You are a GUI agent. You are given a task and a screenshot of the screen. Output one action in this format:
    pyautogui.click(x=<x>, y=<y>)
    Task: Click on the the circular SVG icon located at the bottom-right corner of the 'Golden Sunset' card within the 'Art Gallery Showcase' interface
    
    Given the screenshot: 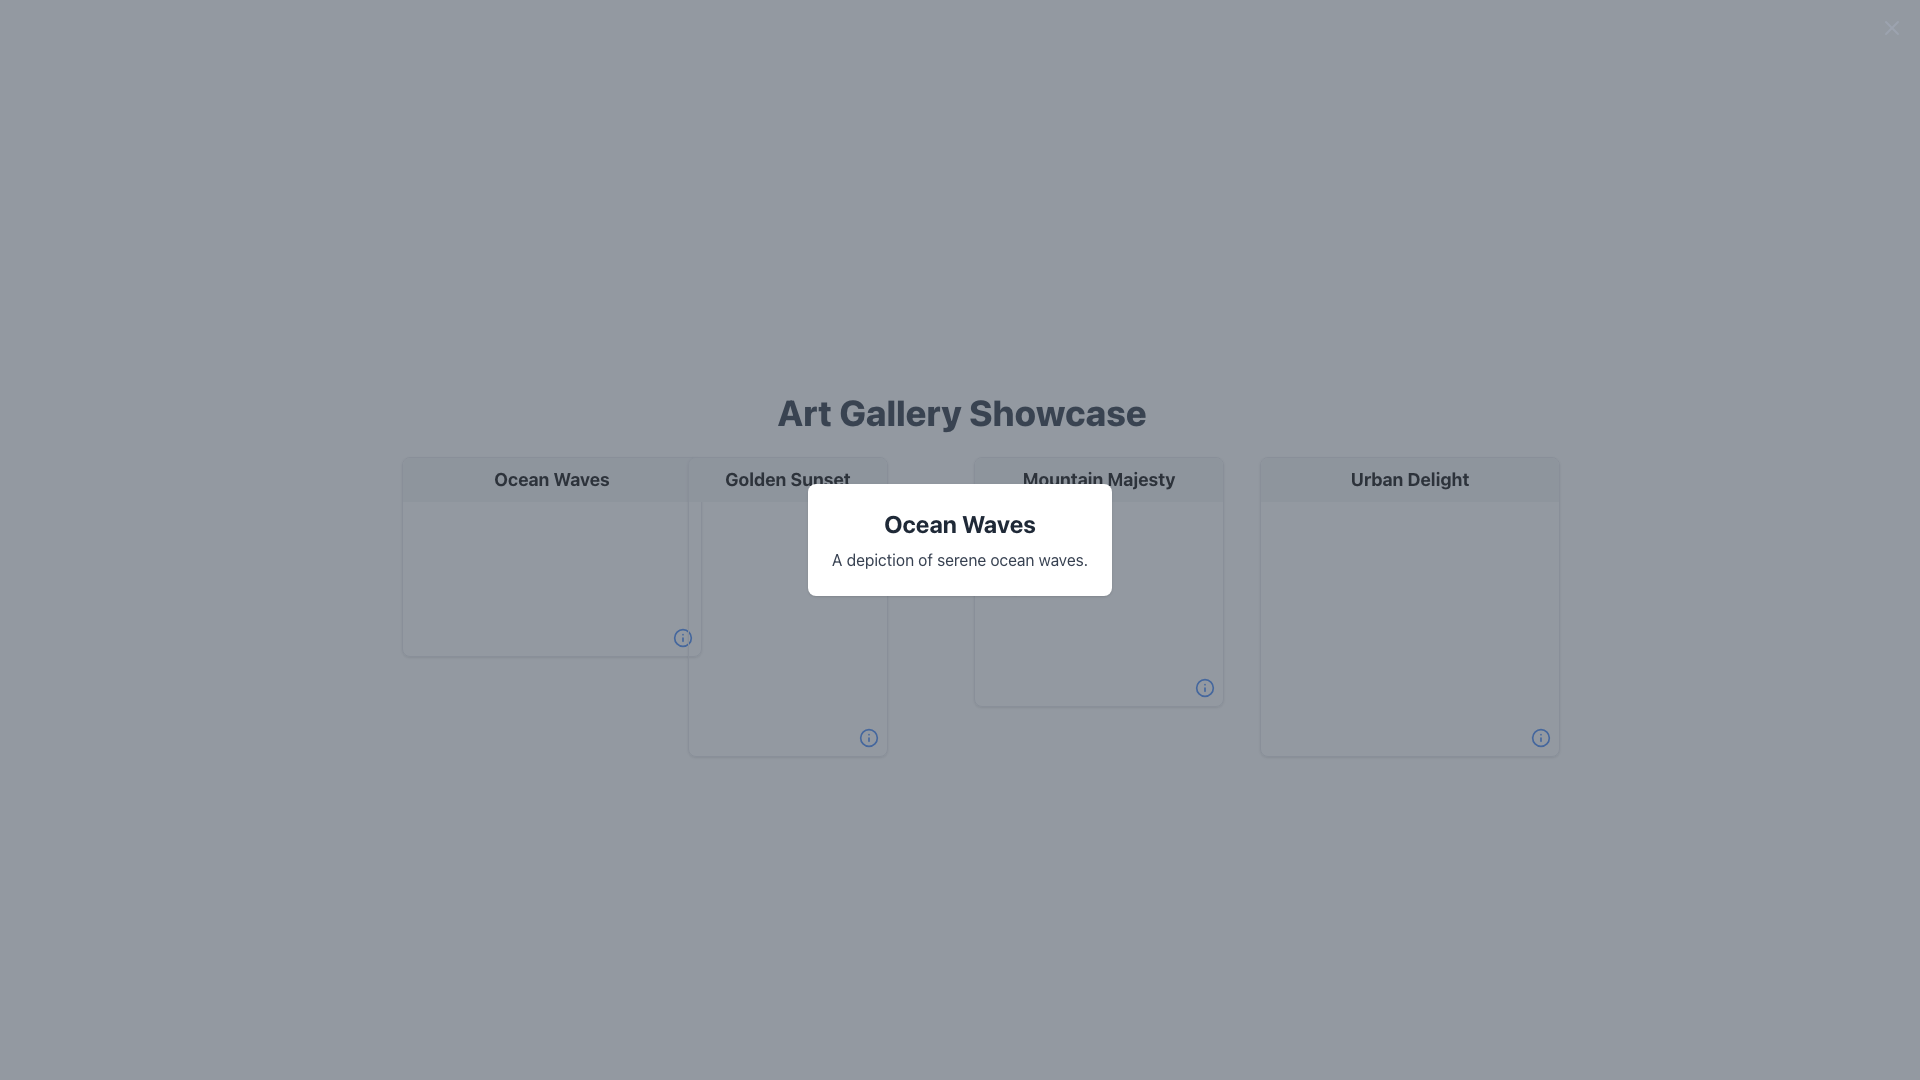 What is the action you would take?
    pyautogui.click(x=682, y=637)
    